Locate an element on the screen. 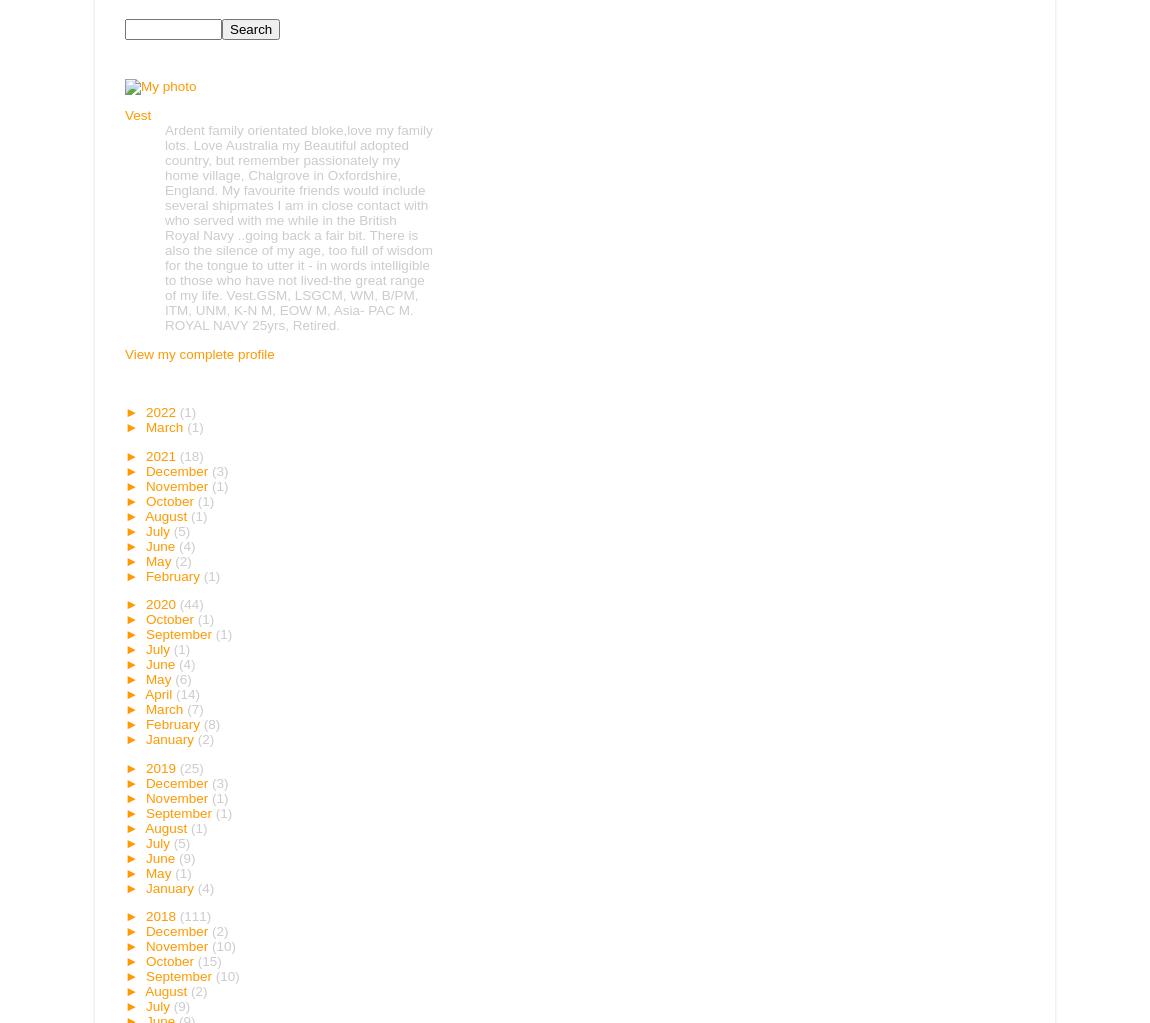 The width and height of the screenshot is (1150, 1023). '2021' is located at coordinates (161, 454).